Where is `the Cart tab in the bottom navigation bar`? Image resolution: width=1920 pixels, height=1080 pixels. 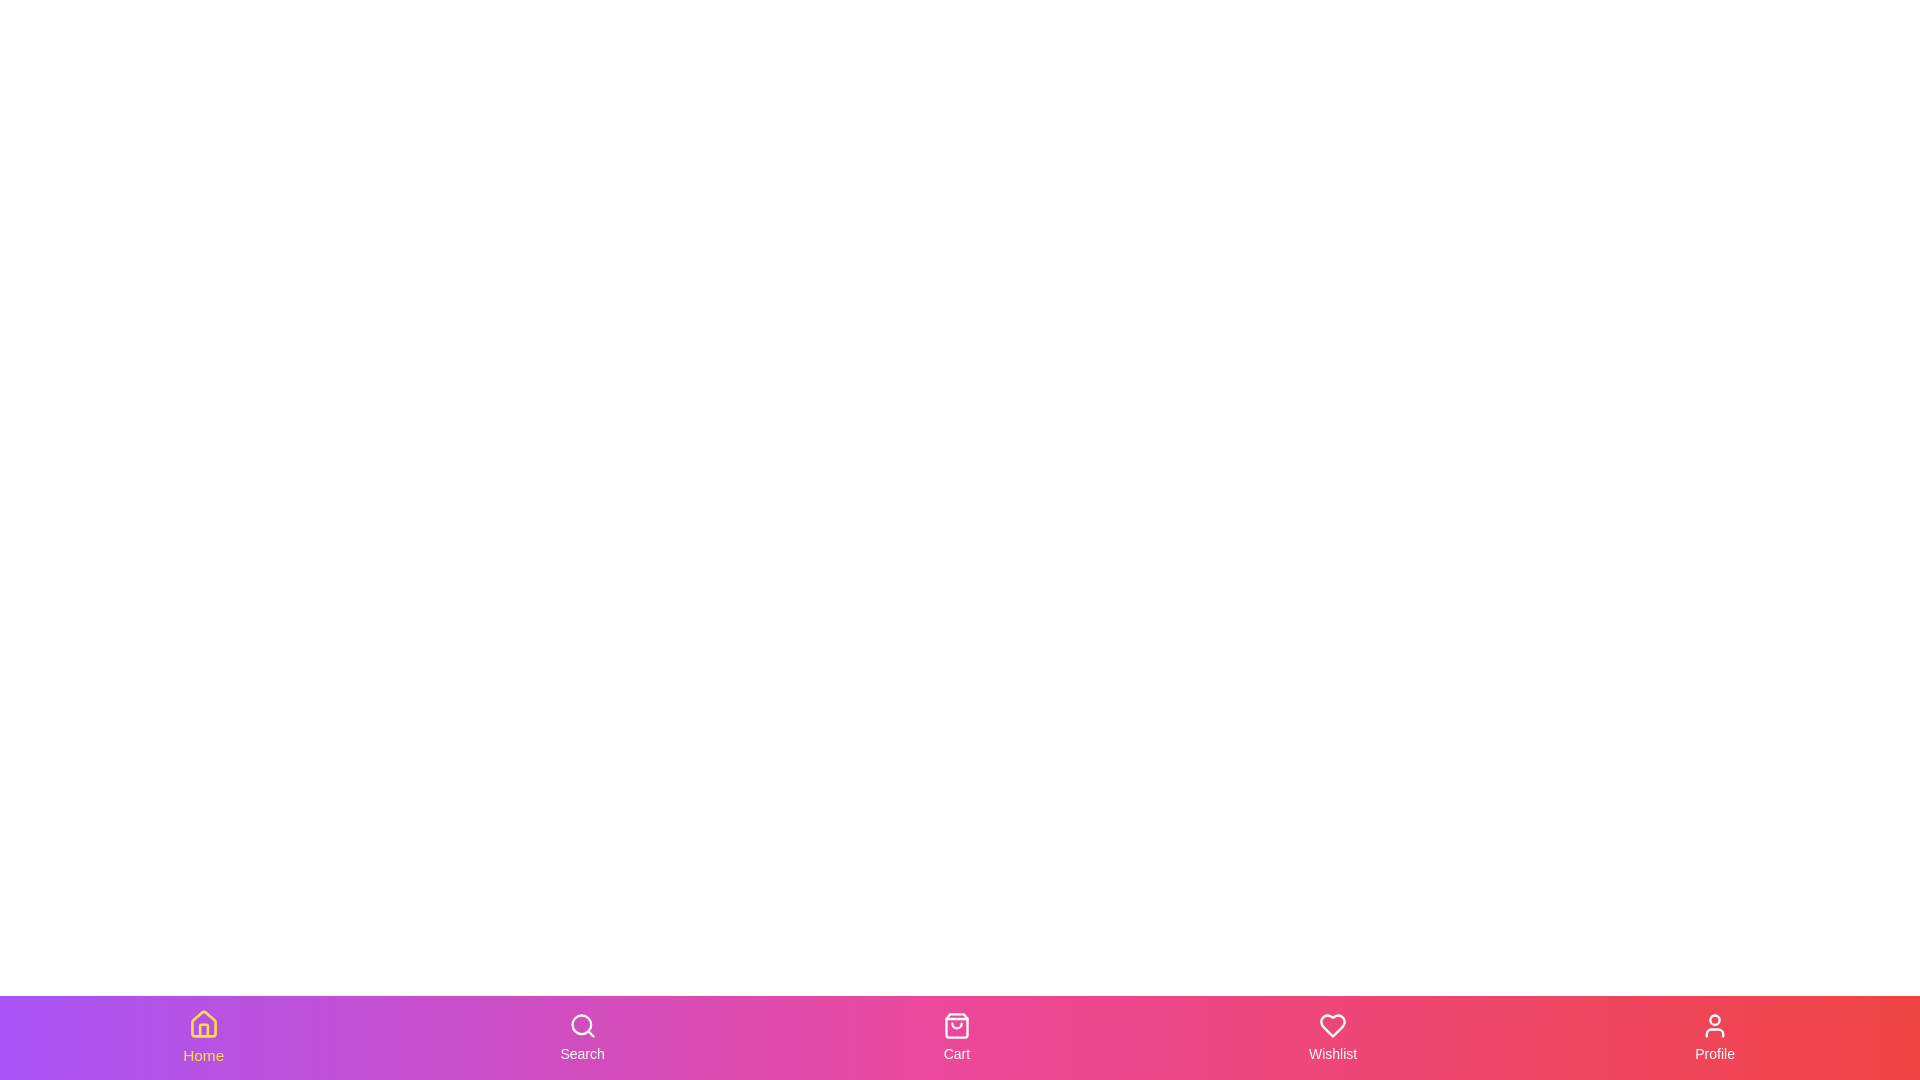 the Cart tab in the bottom navigation bar is located at coordinates (954, 1036).